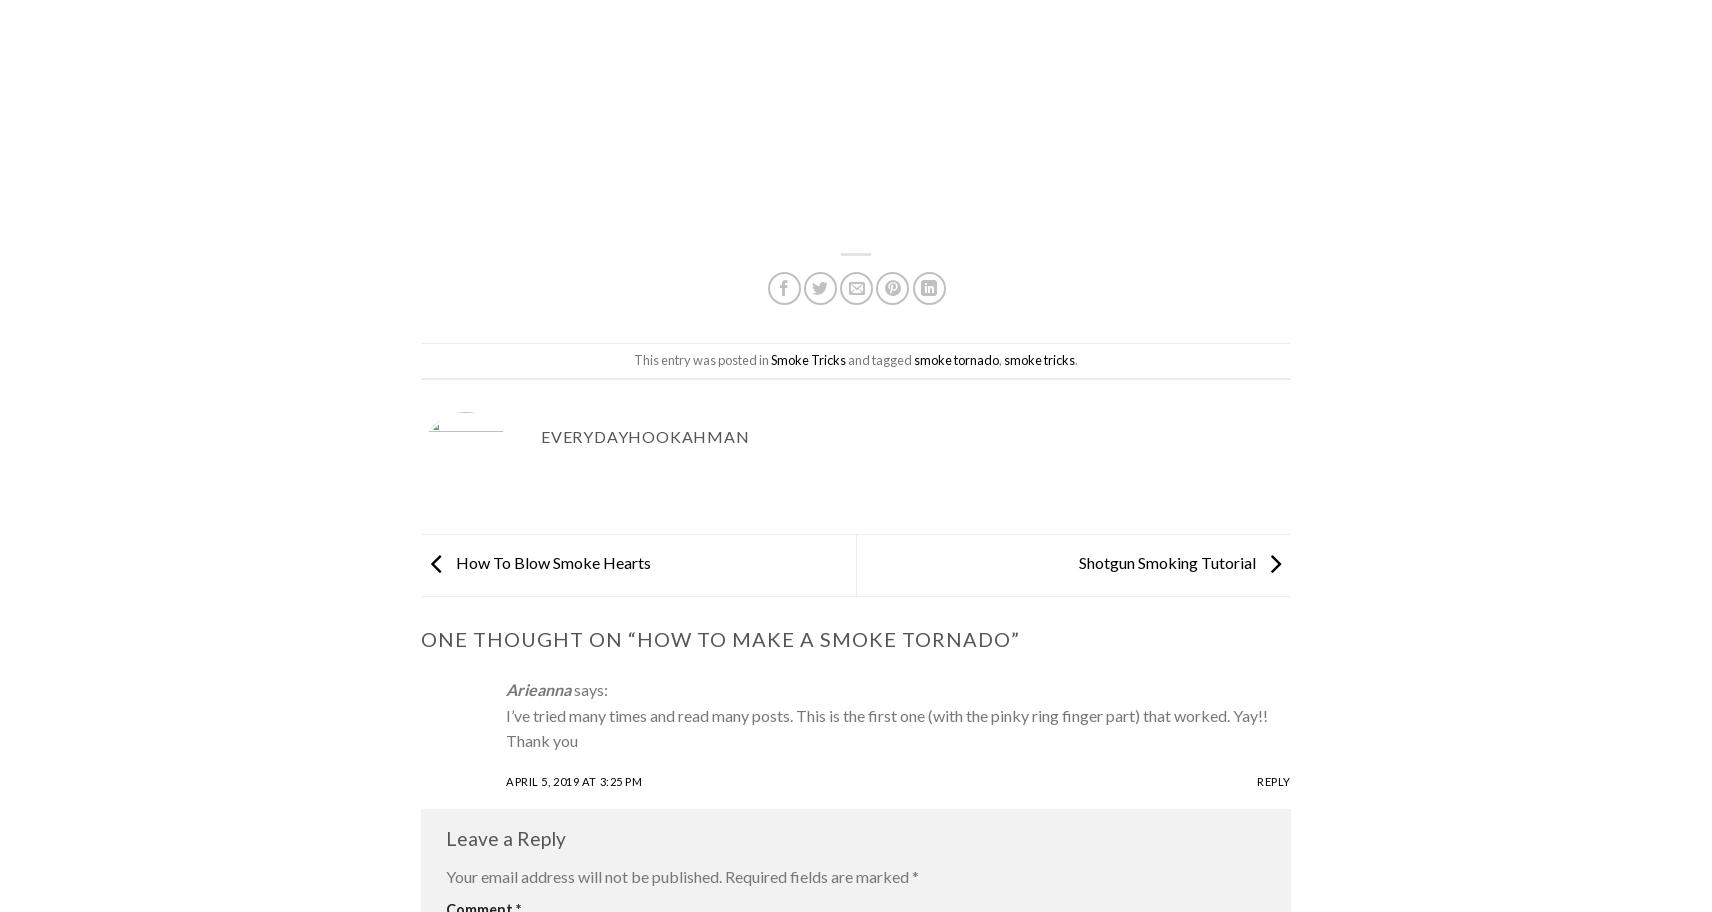  I want to click on 'How To Blow Smoke Hearts', so click(451, 562).